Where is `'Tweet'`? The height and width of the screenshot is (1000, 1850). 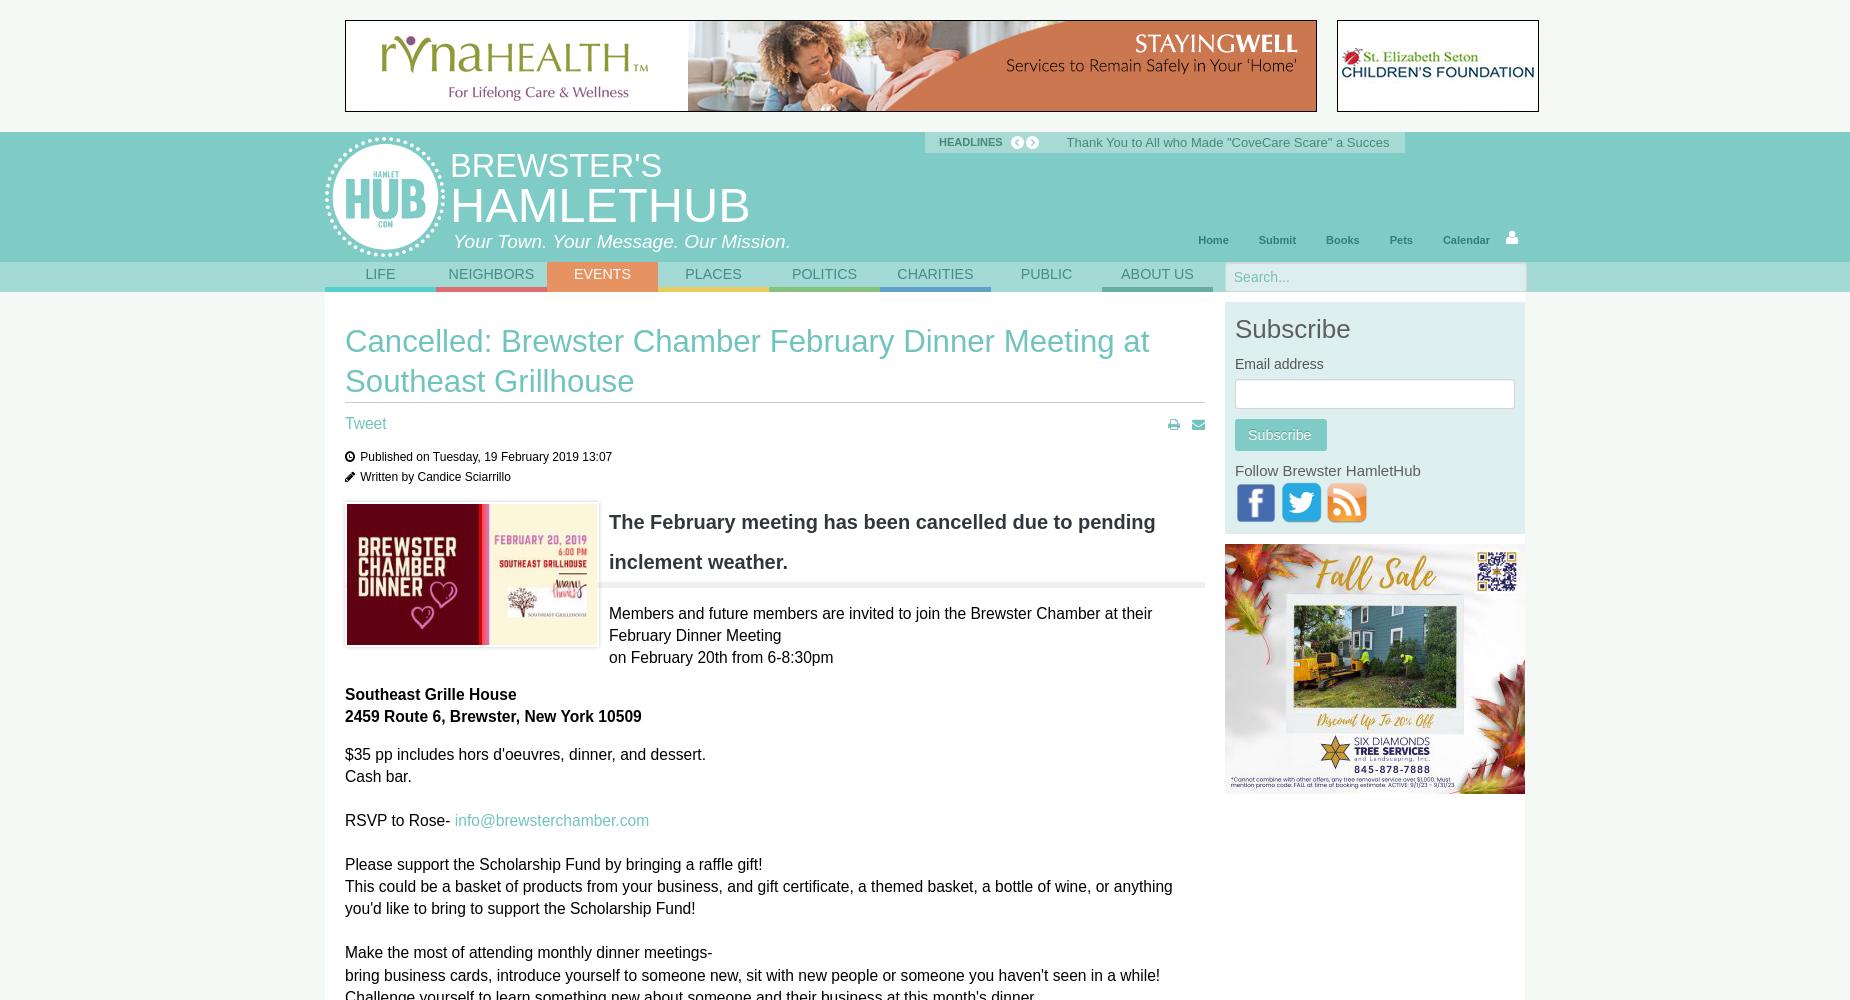 'Tweet' is located at coordinates (364, 423).